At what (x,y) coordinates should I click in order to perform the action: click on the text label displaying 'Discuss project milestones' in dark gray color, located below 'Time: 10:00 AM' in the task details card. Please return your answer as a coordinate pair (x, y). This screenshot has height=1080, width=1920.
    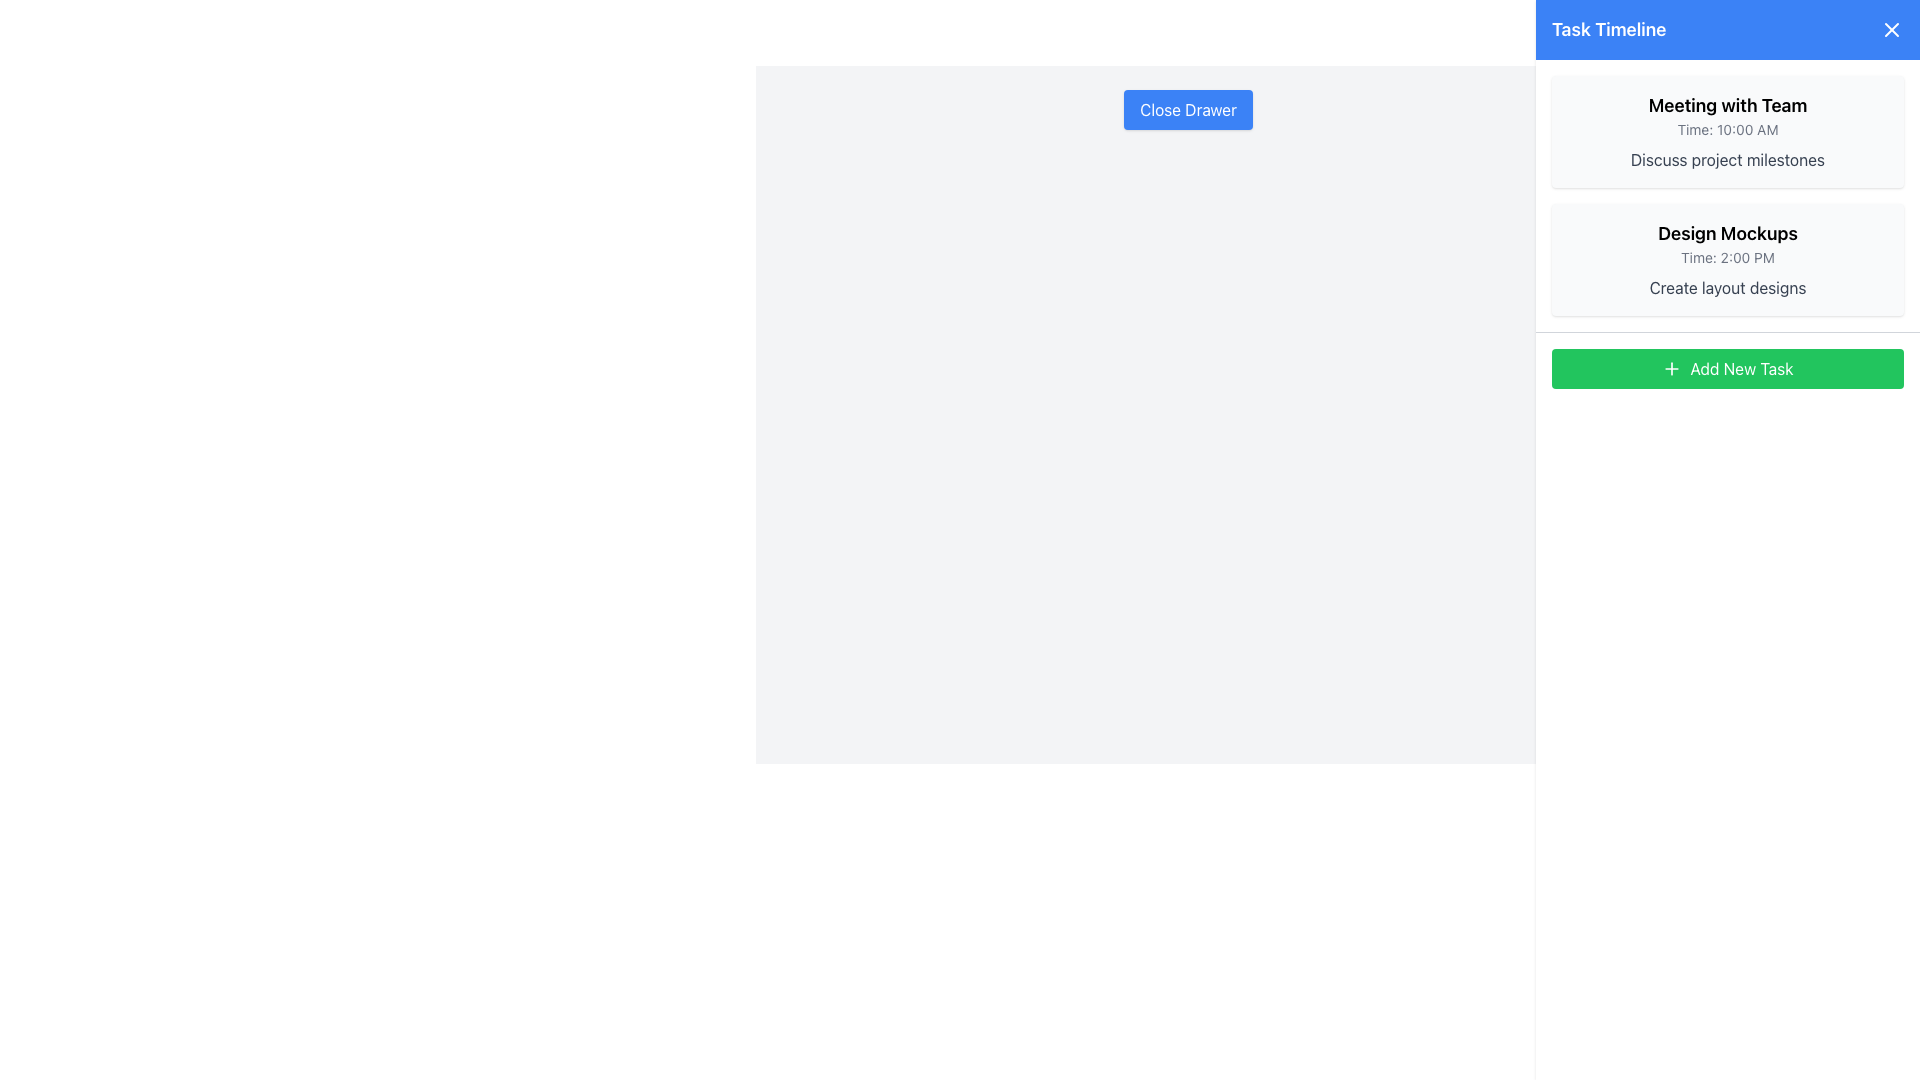
    Looking at the image, I should click on (1727, 158).